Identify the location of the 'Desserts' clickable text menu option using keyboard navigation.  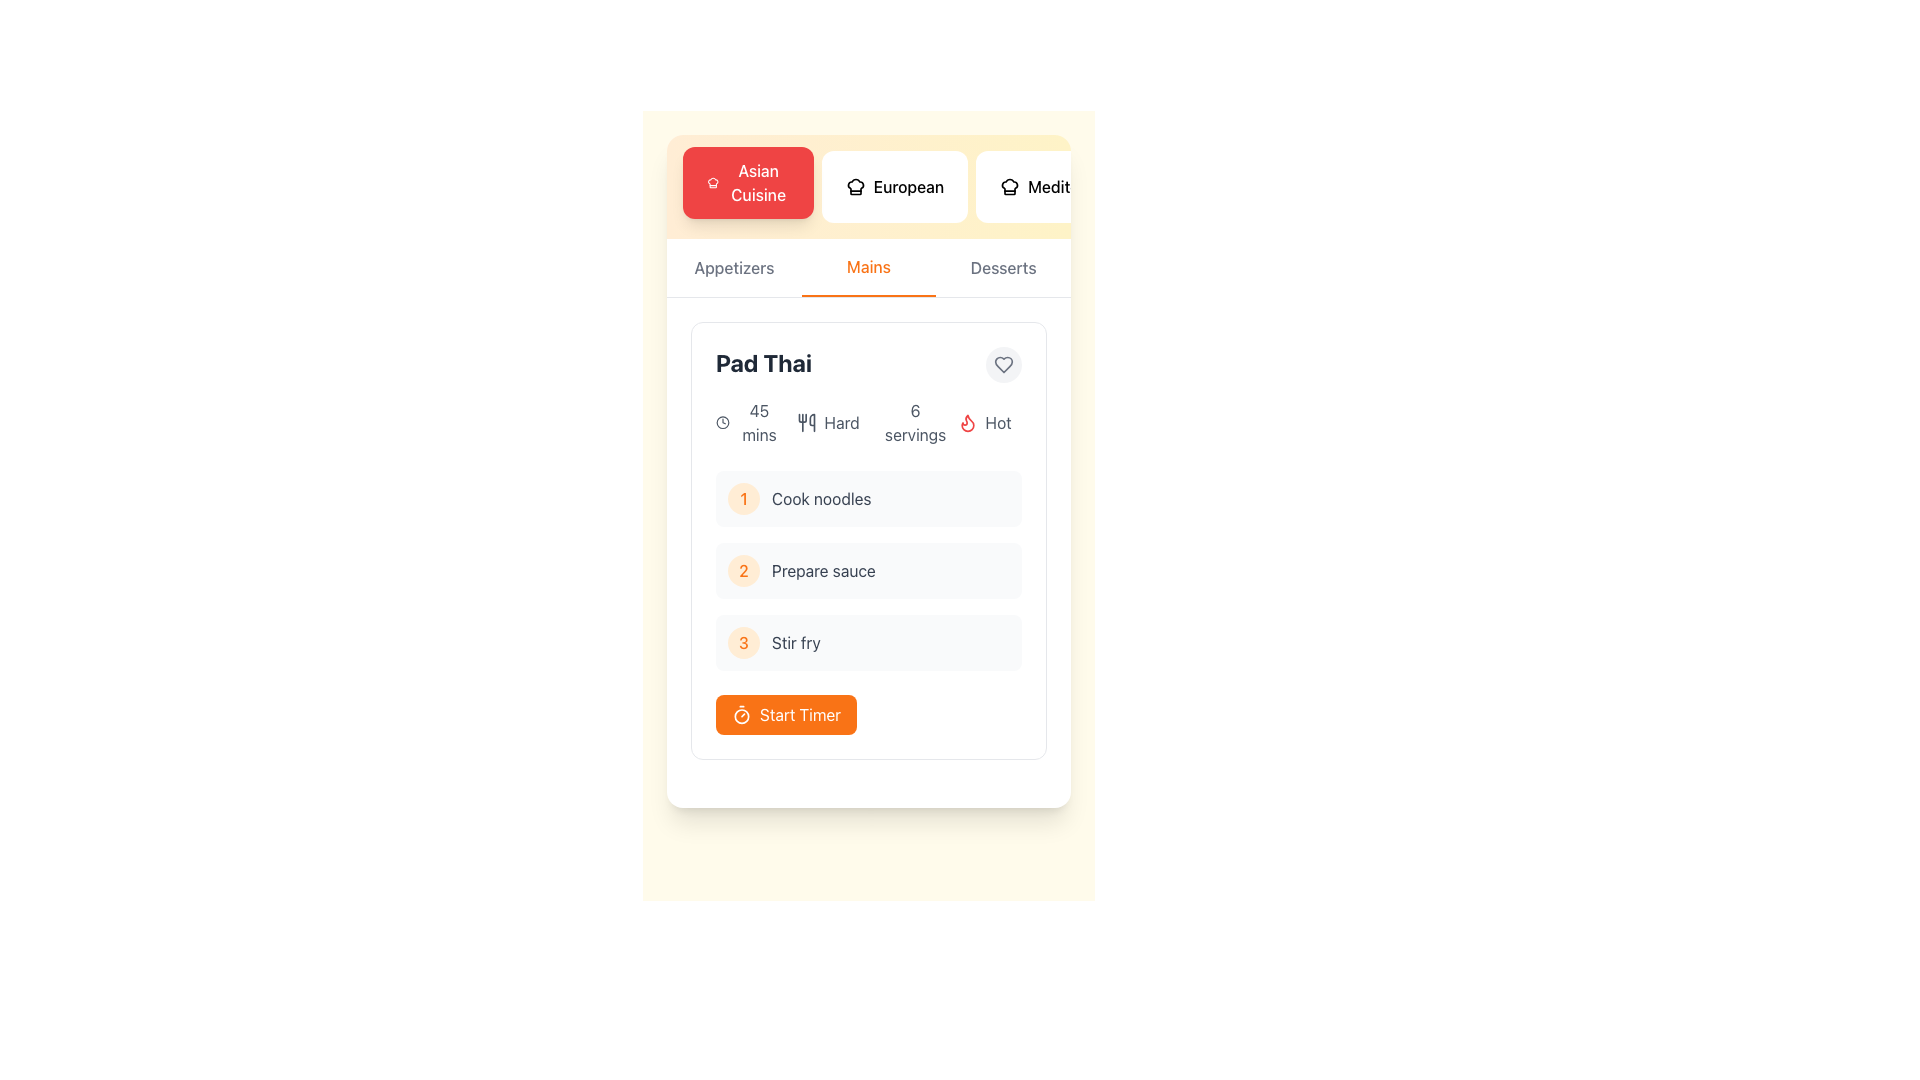
(1003, 266).